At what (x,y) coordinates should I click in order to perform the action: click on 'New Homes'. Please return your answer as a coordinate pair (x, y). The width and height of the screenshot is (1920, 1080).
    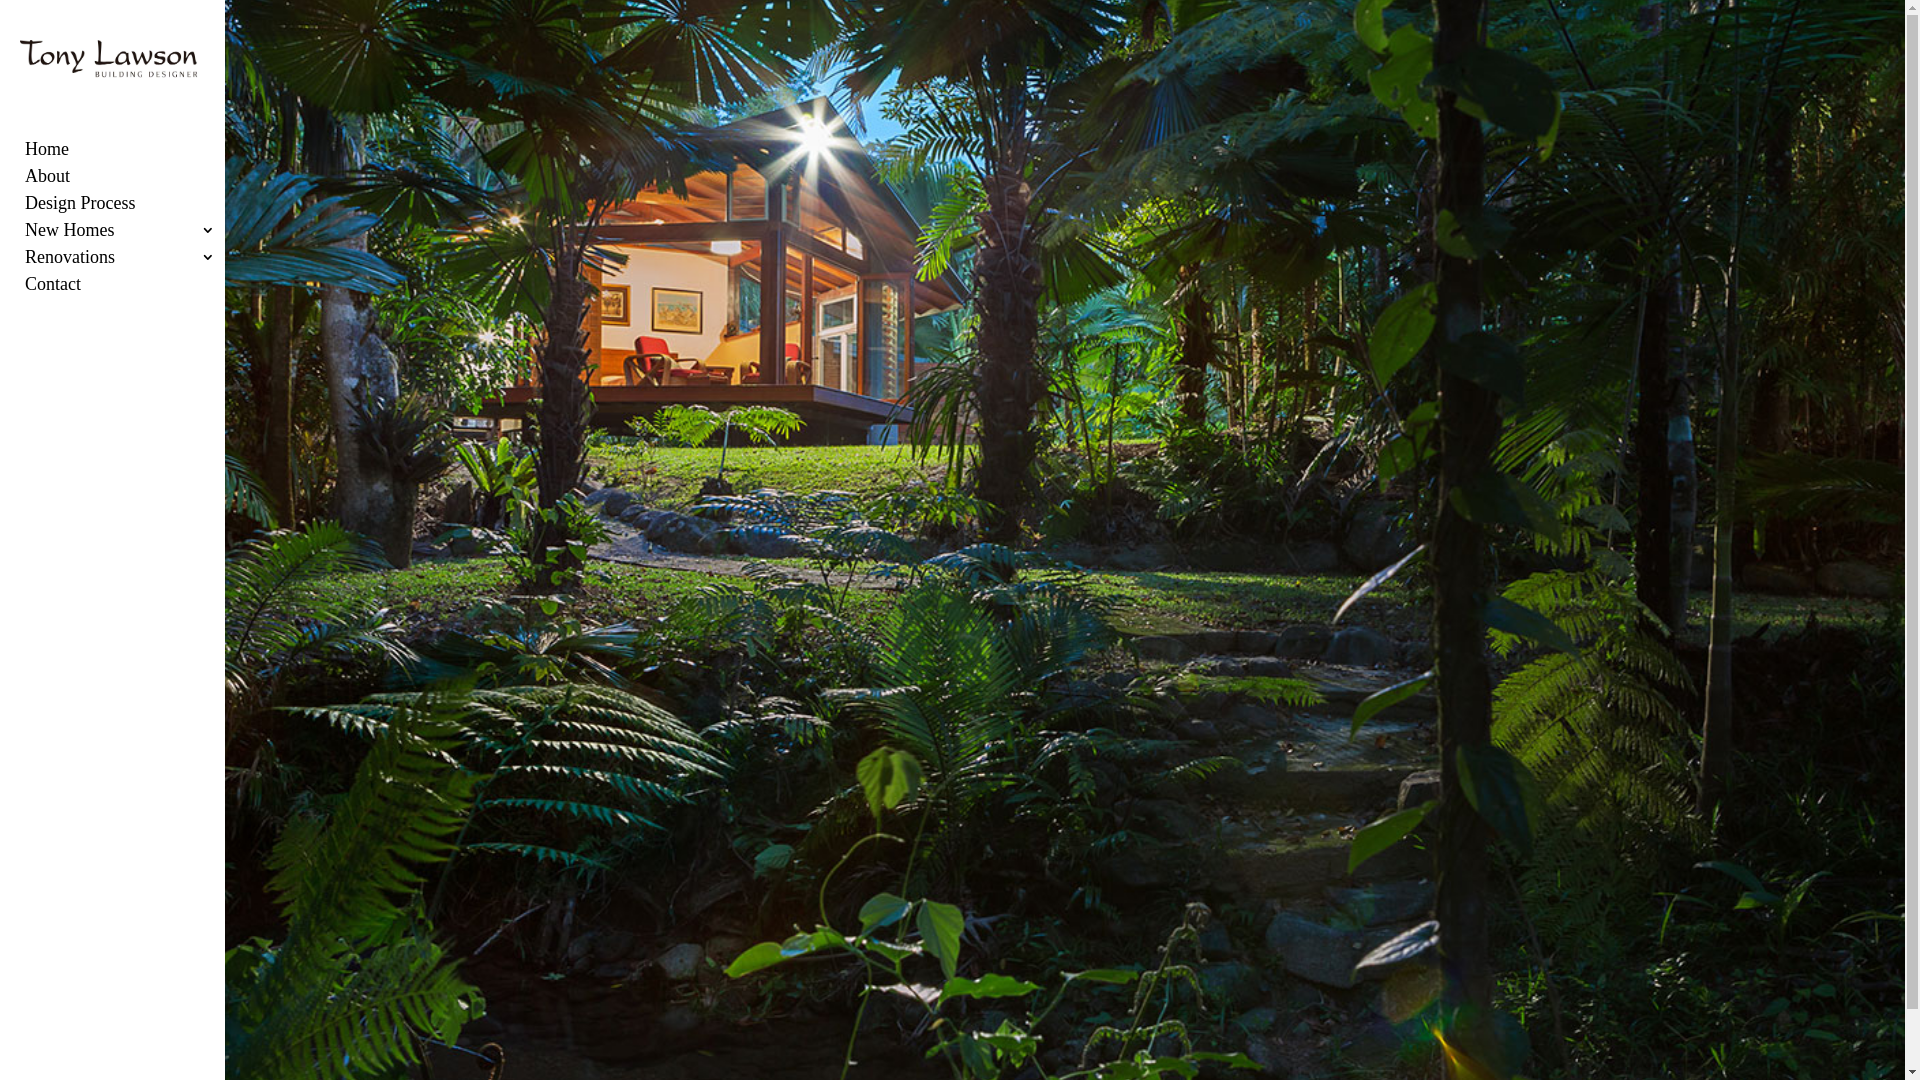
    Looking at the image, I should click on (133, 235).